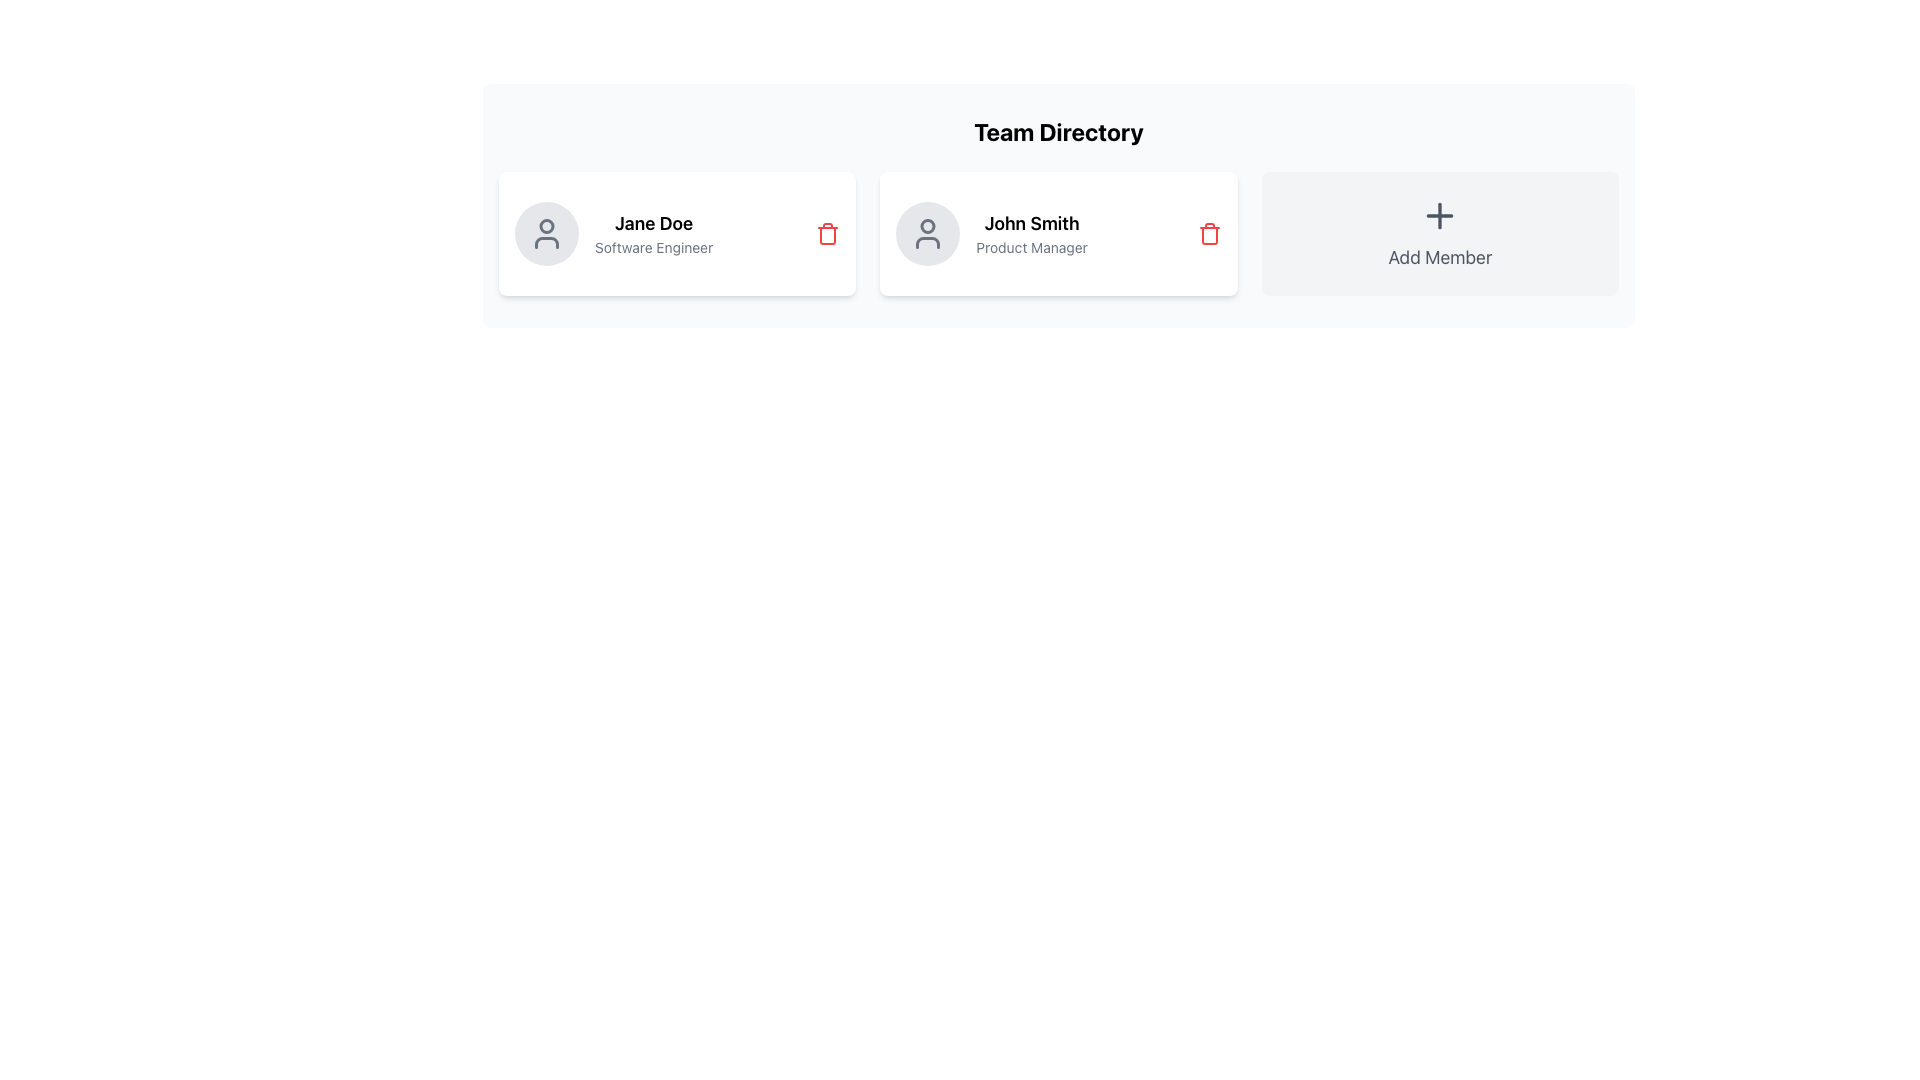 This screenshot has height=1080, width=1920. Describe the element at coordinates (927, 233) in the screenshot. I see `the user's profile icon located in the second profile card of the team directory` at that location.